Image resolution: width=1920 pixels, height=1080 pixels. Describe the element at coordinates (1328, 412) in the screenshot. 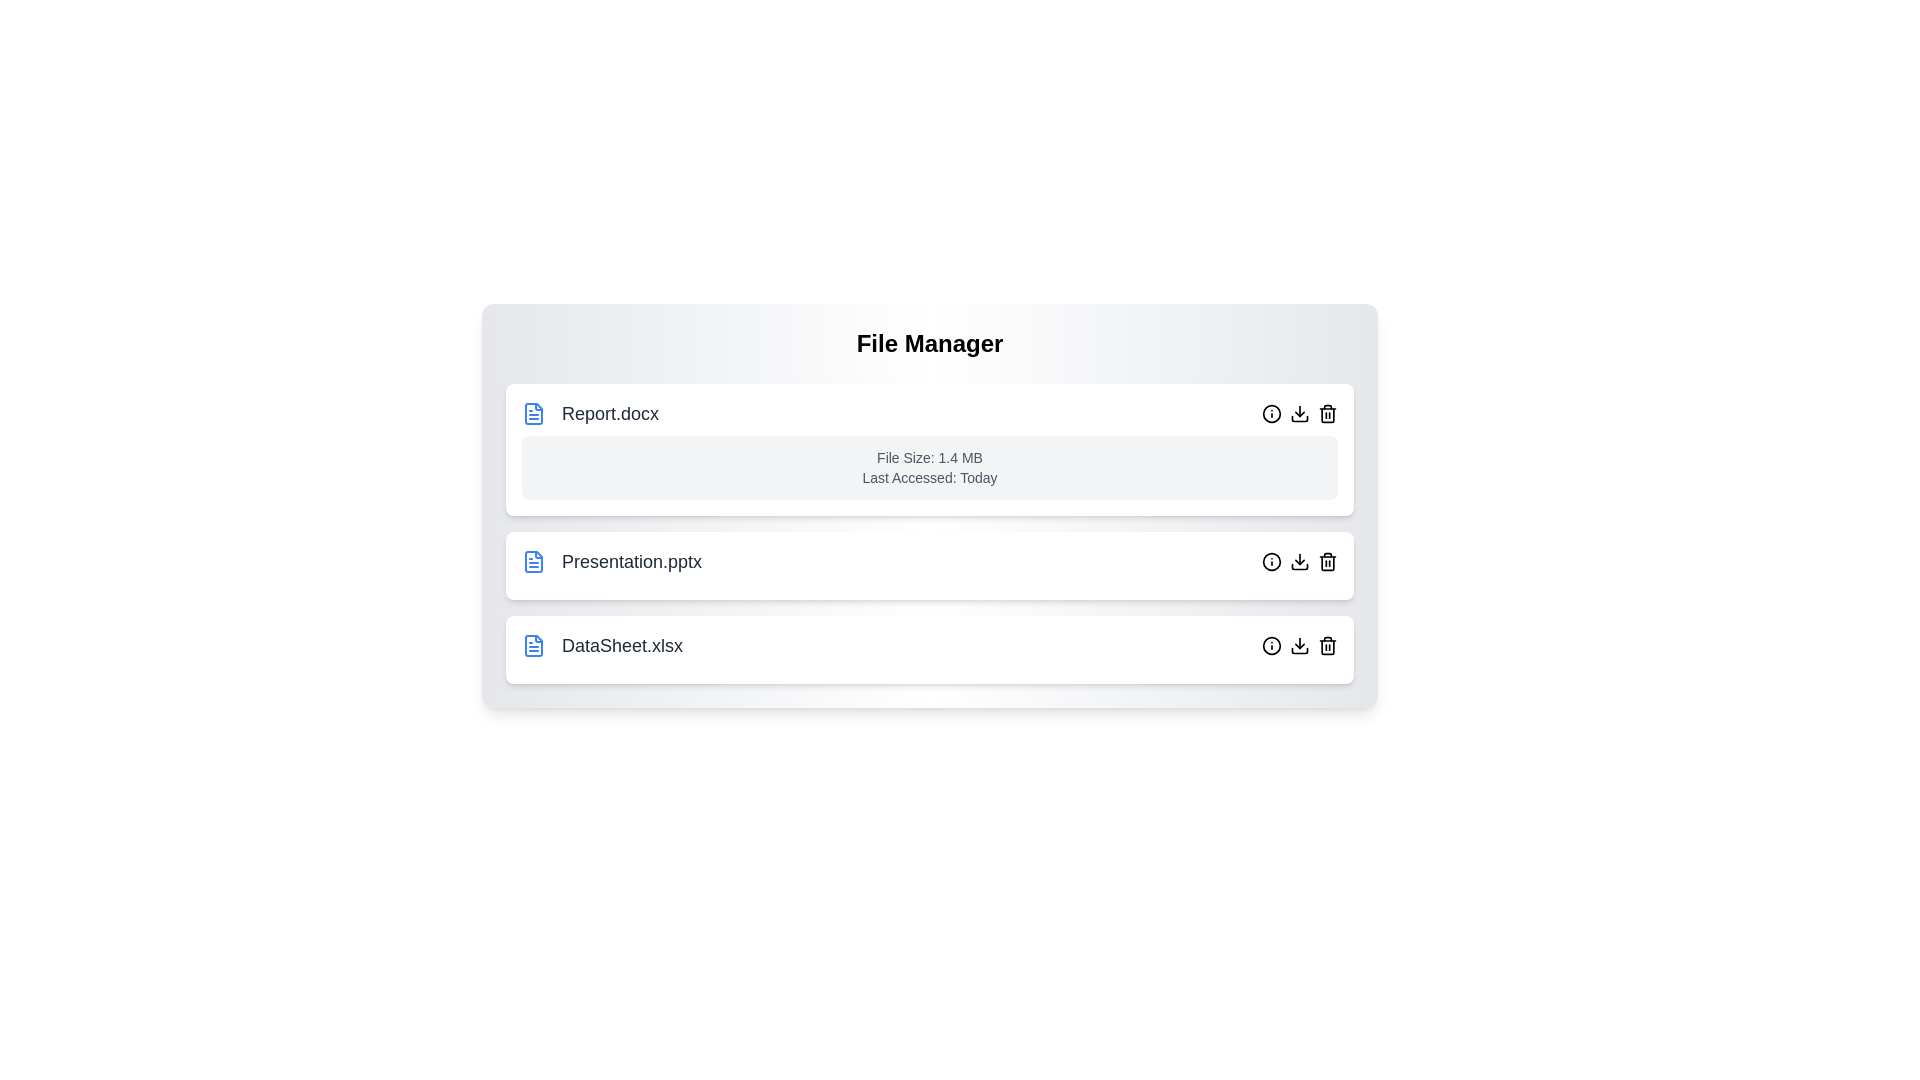

I see `the delete button for the file named Report.docx` at that location.